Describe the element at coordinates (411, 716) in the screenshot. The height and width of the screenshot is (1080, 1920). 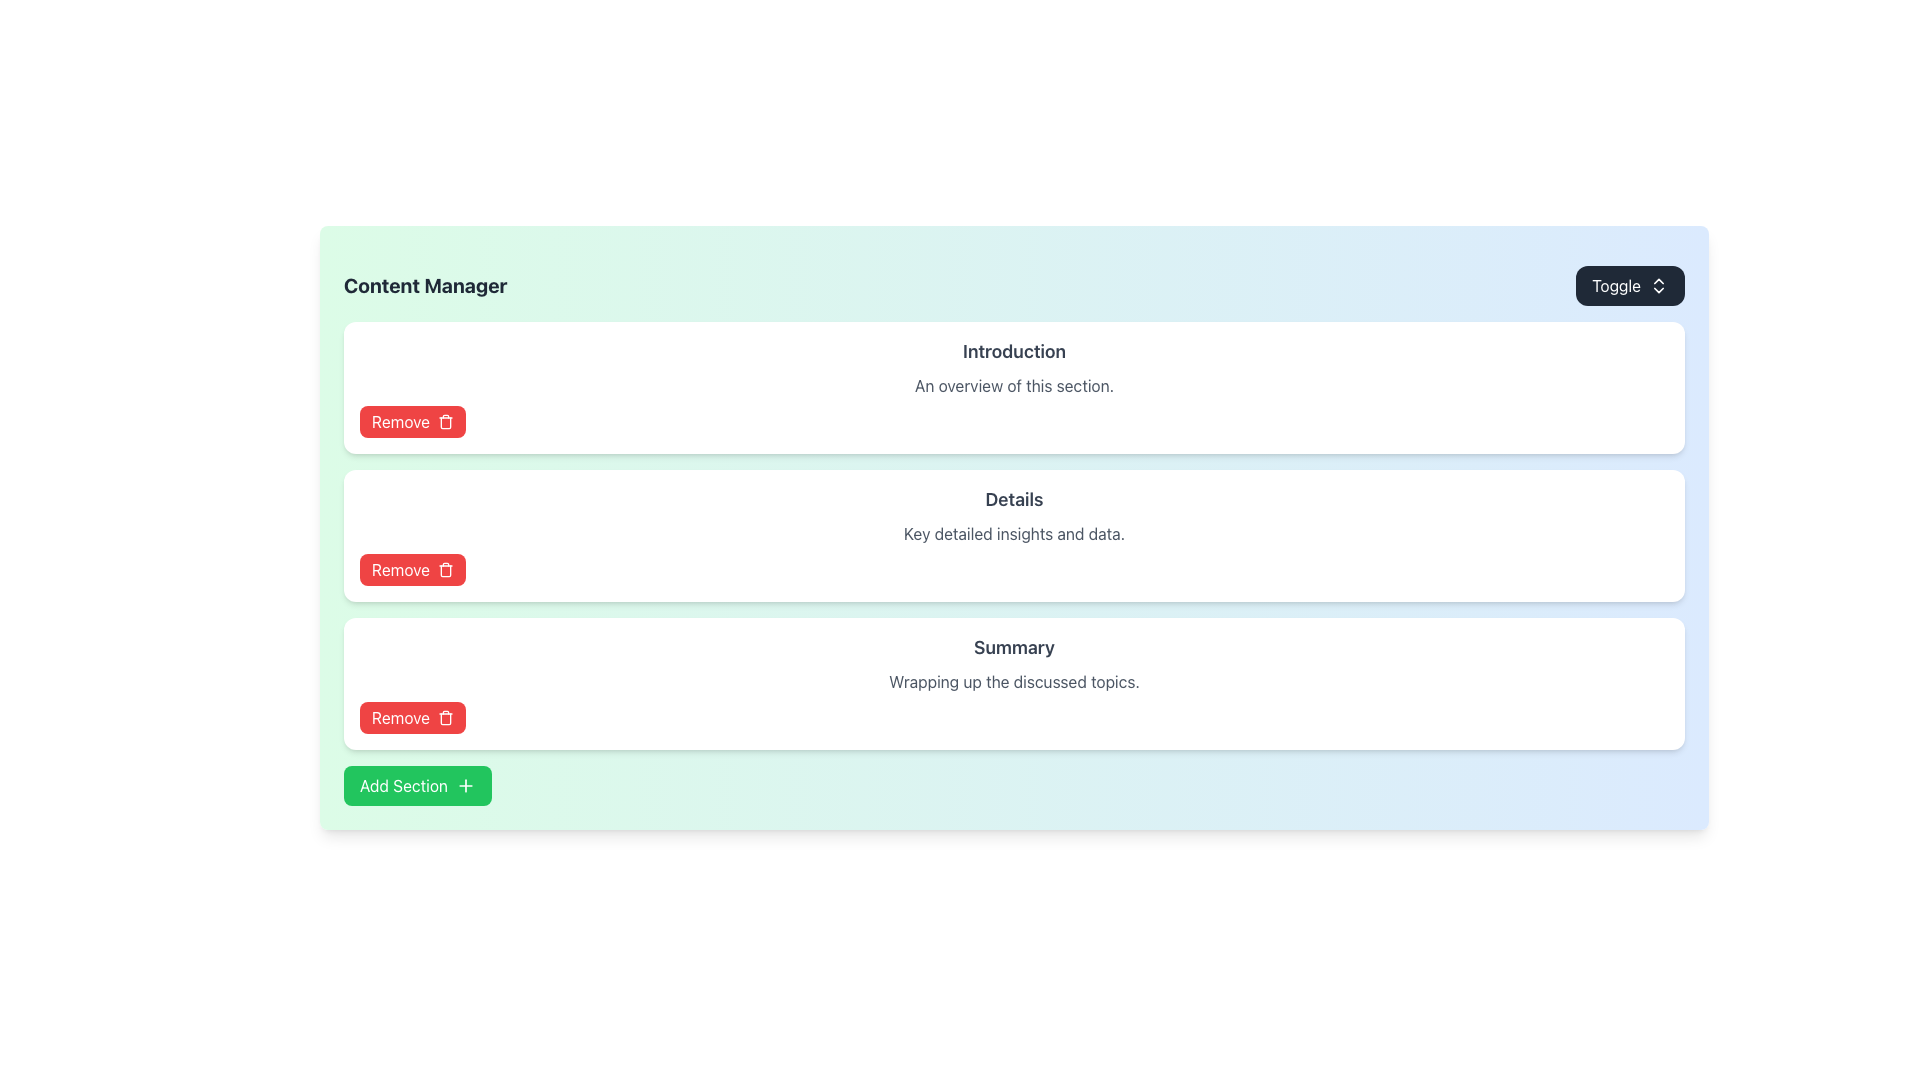
I see `the red 'Remove' button with white text and a trash bin icon located in the 'Summary' section` at that location.